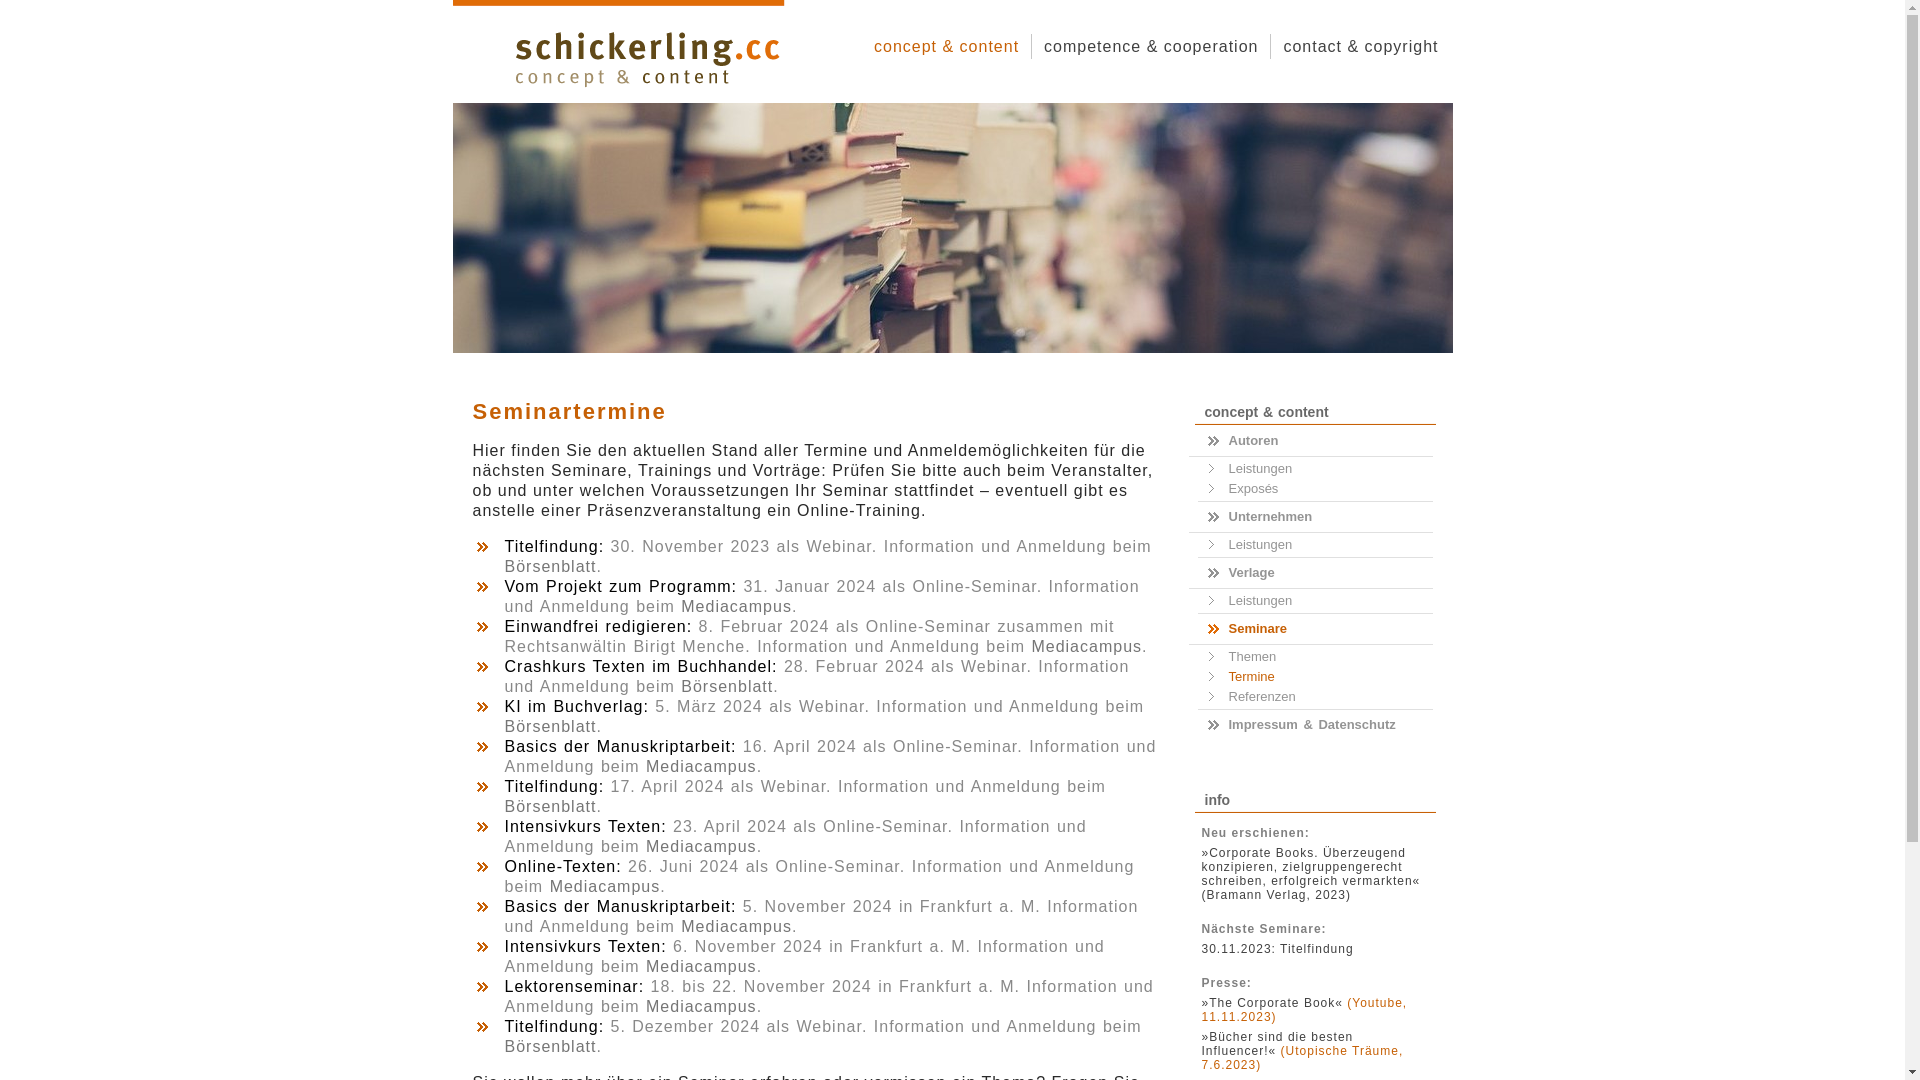  What do you see at coordinates (1310, 696) in the screenshot?
I see `'Referenzen'` at bounding box center [1310, 696].